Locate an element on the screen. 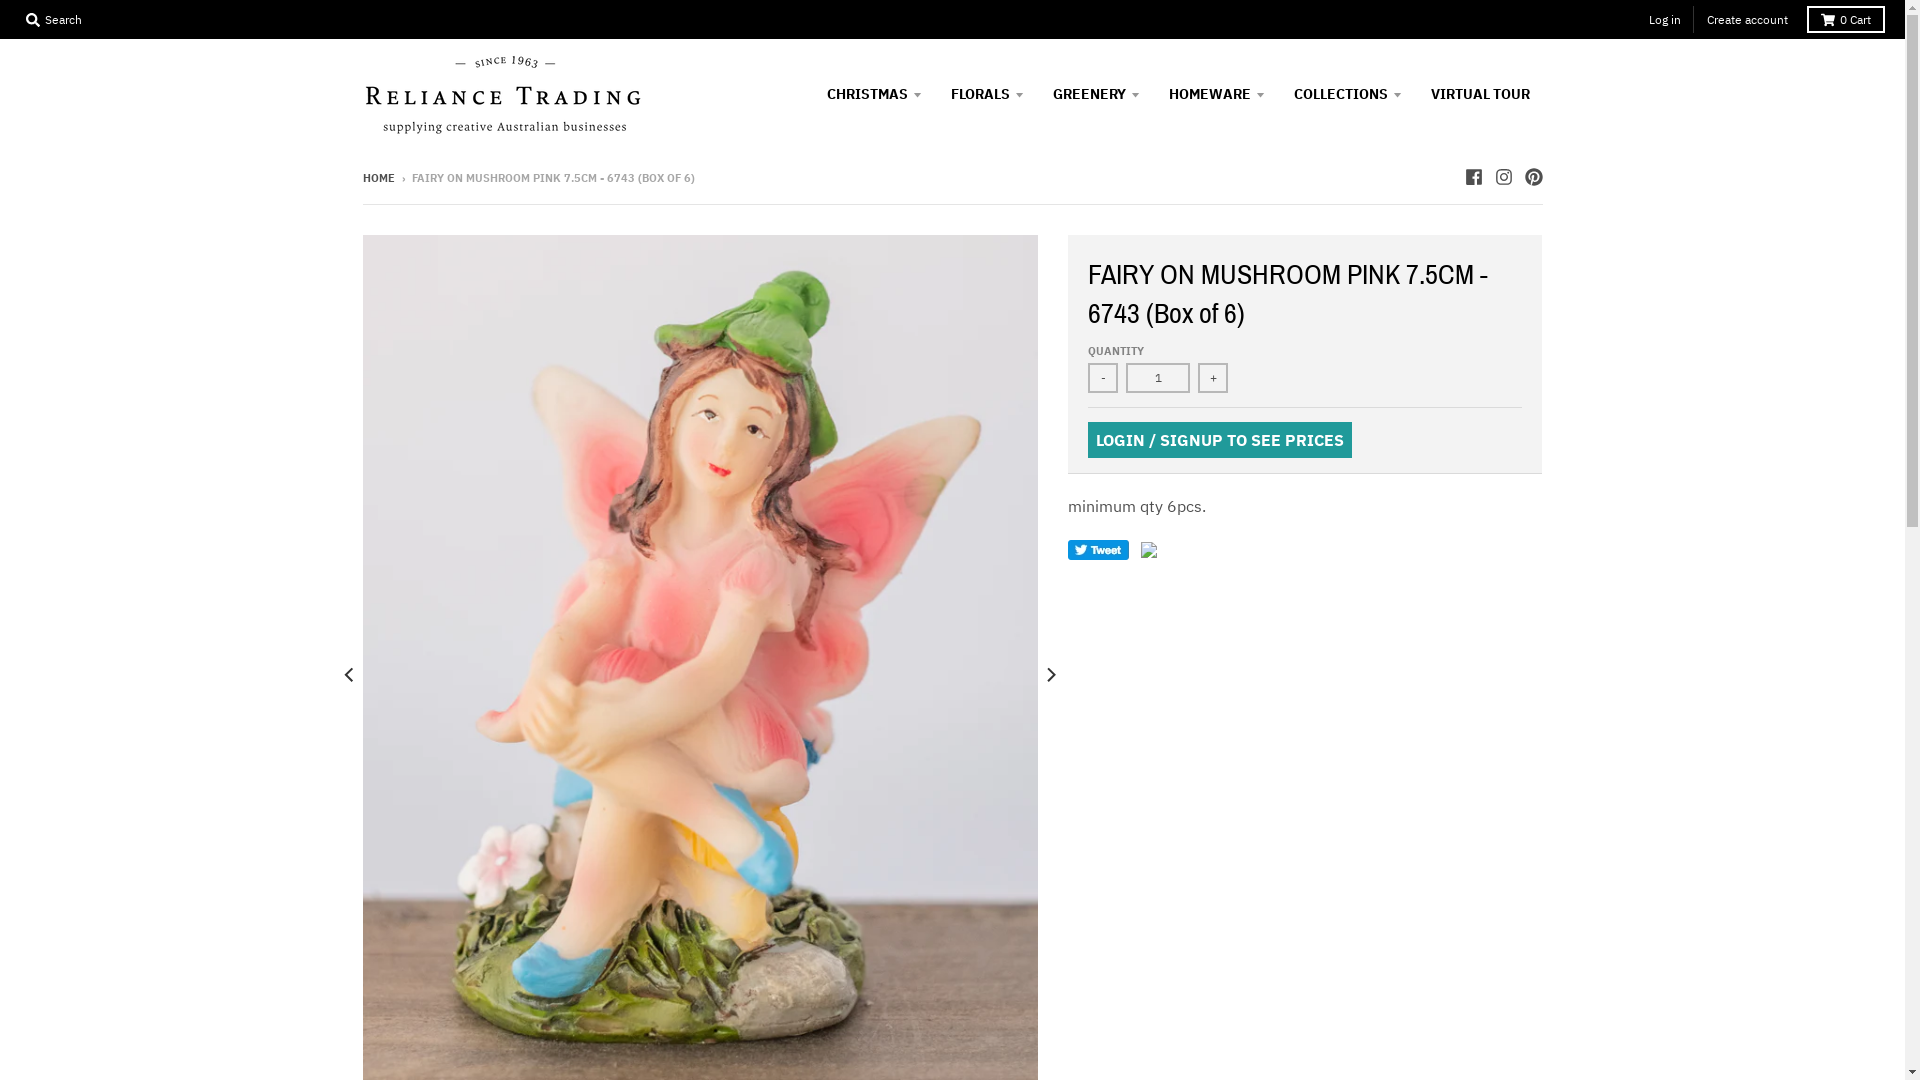 The image size is (1920, 1080). 'FLORALS' is located at coordinates (987, 93).